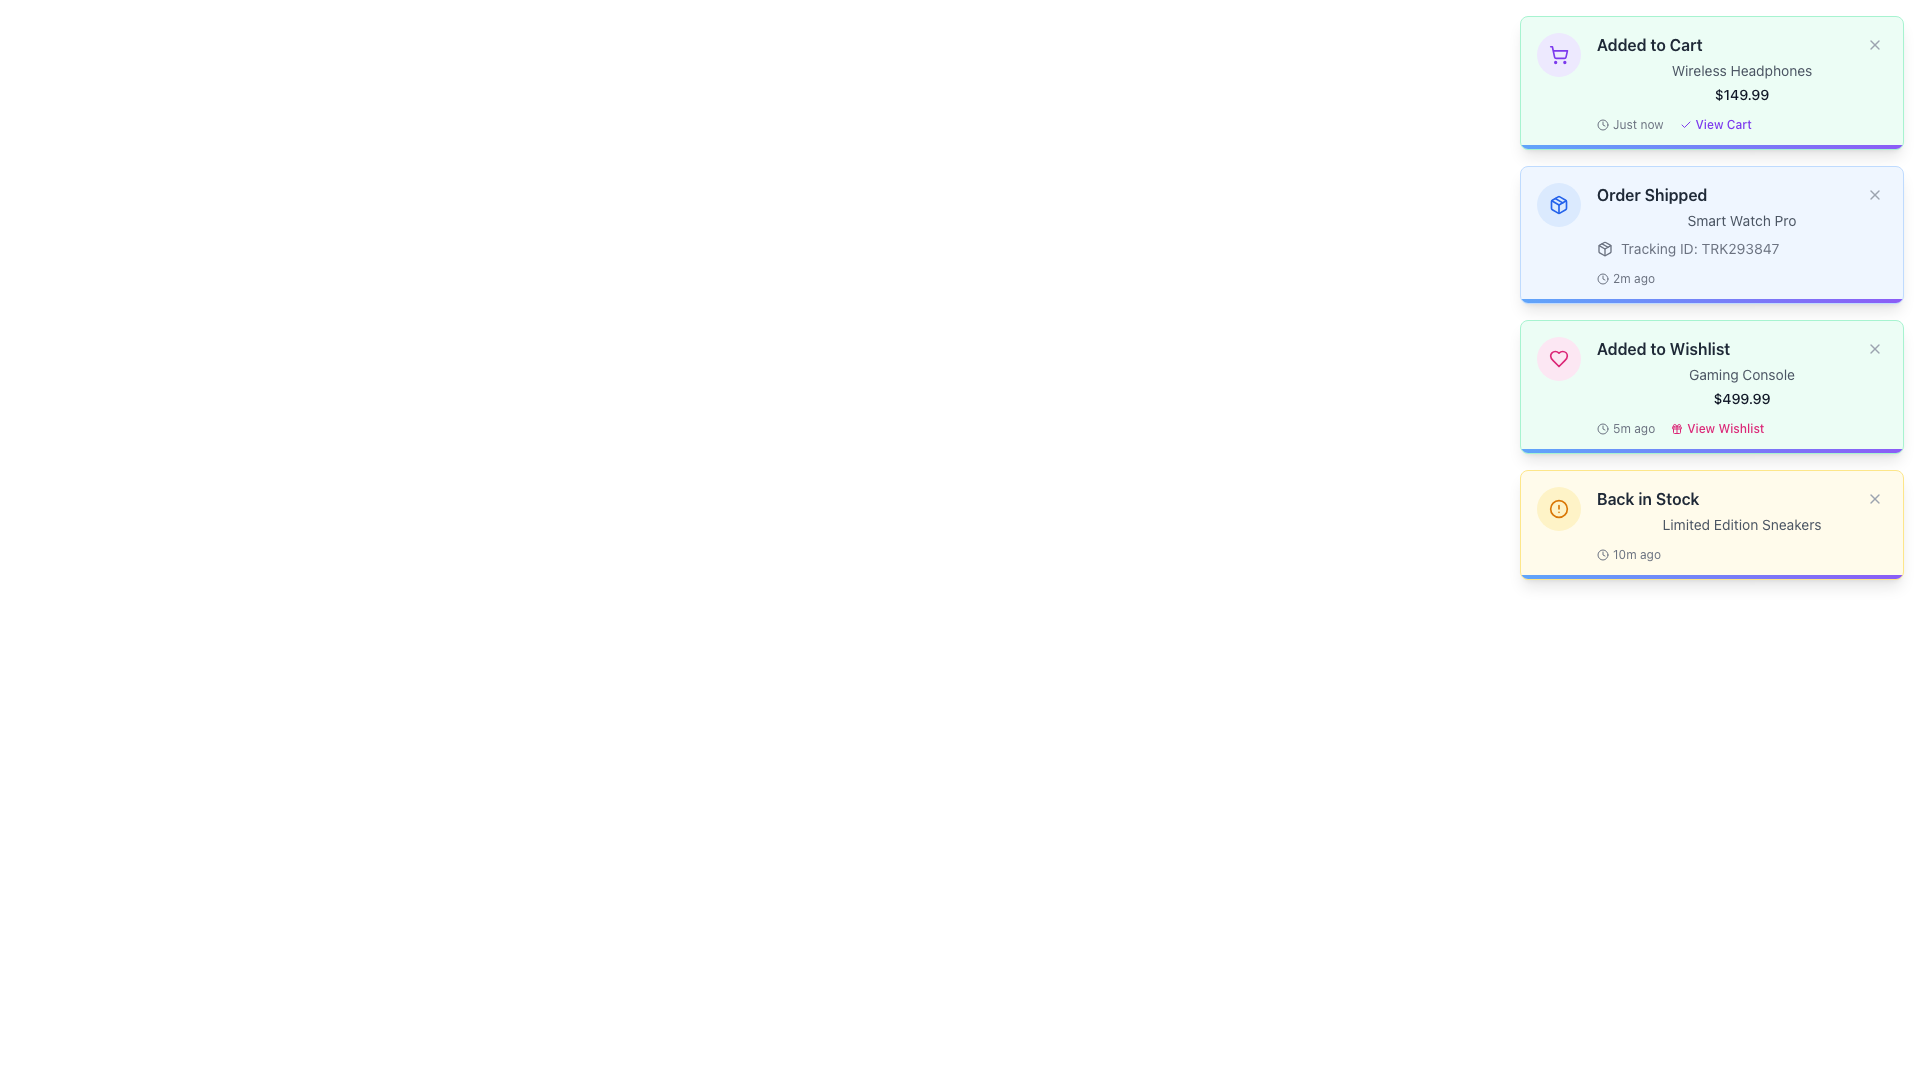  What do you see at coordinates (1711, 577) in the screenshot?
I see `the Progress Indicator located at the bottom edge of the 'Back in Stock' notification card, which visually indicates progress` at bounding box center [1711, 577].